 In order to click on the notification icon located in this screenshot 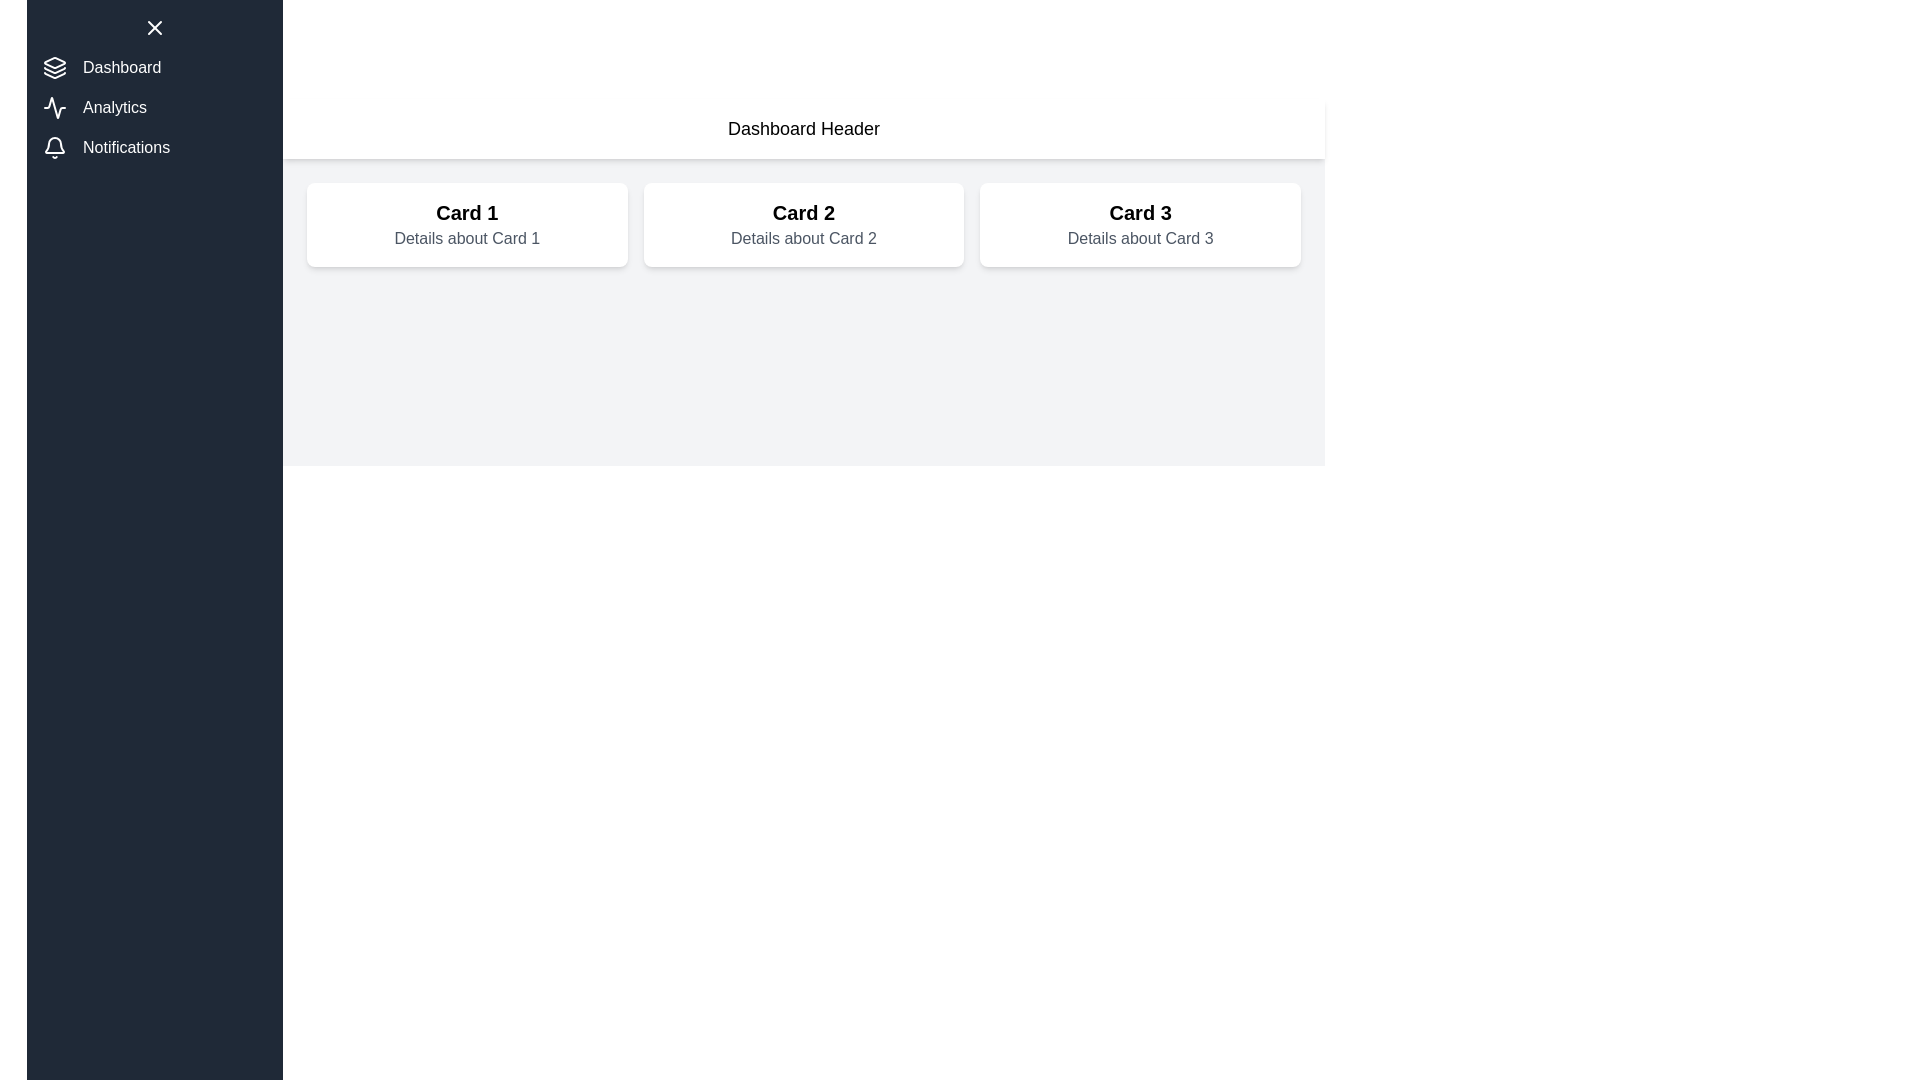, I will do `click(54, 144)`.